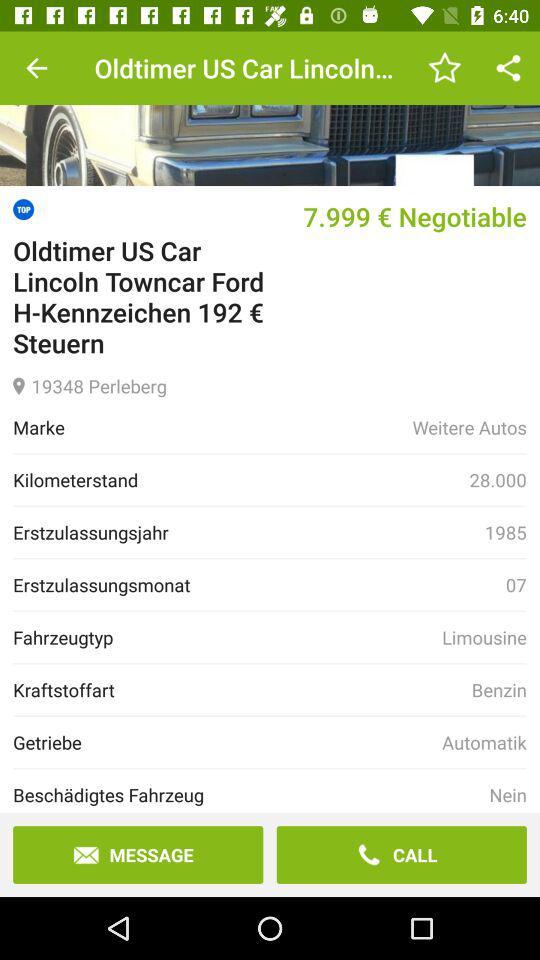 The image size is (540, 960). I want to click on 07 item, so click(516, 585).